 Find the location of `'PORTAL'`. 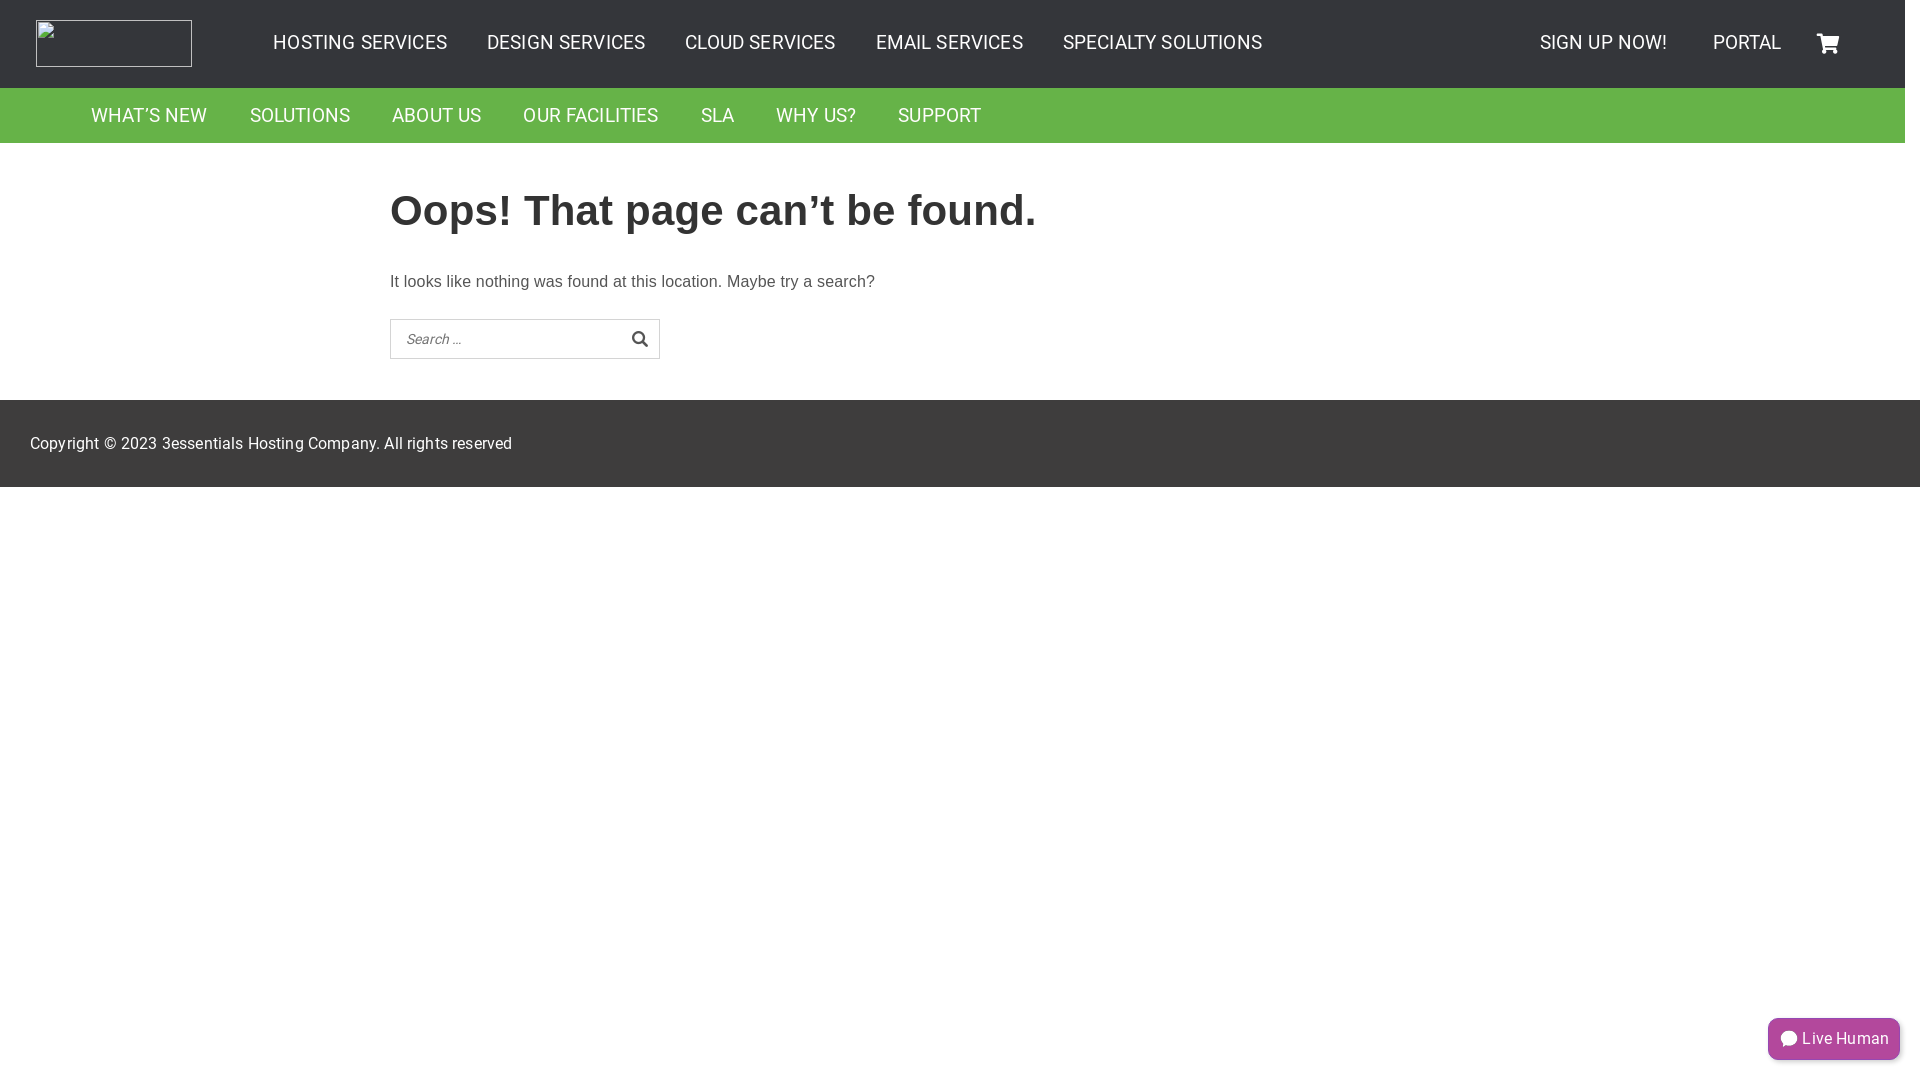

'PORTAL' is located at coordinates (1746, 42).